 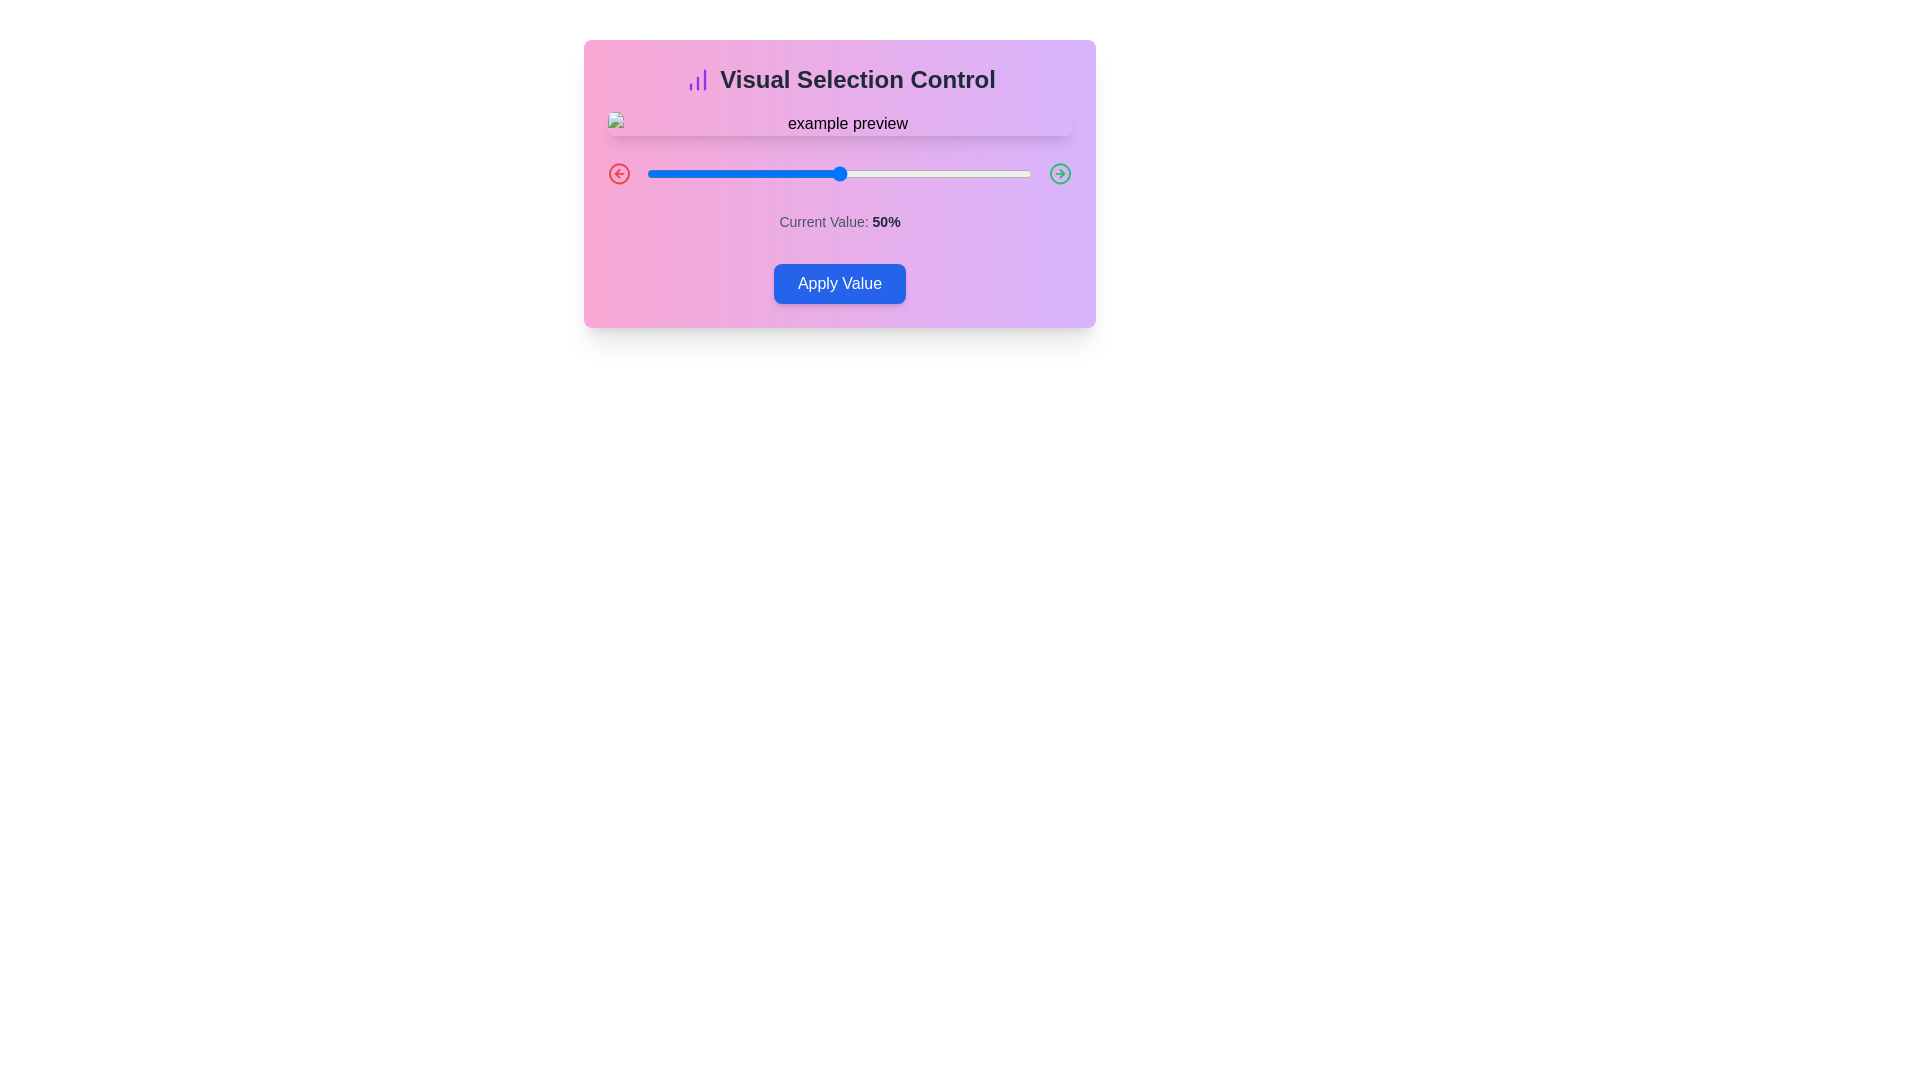 I want to click on the left arrow icon to adjust the value, so click(x=618, y=172).